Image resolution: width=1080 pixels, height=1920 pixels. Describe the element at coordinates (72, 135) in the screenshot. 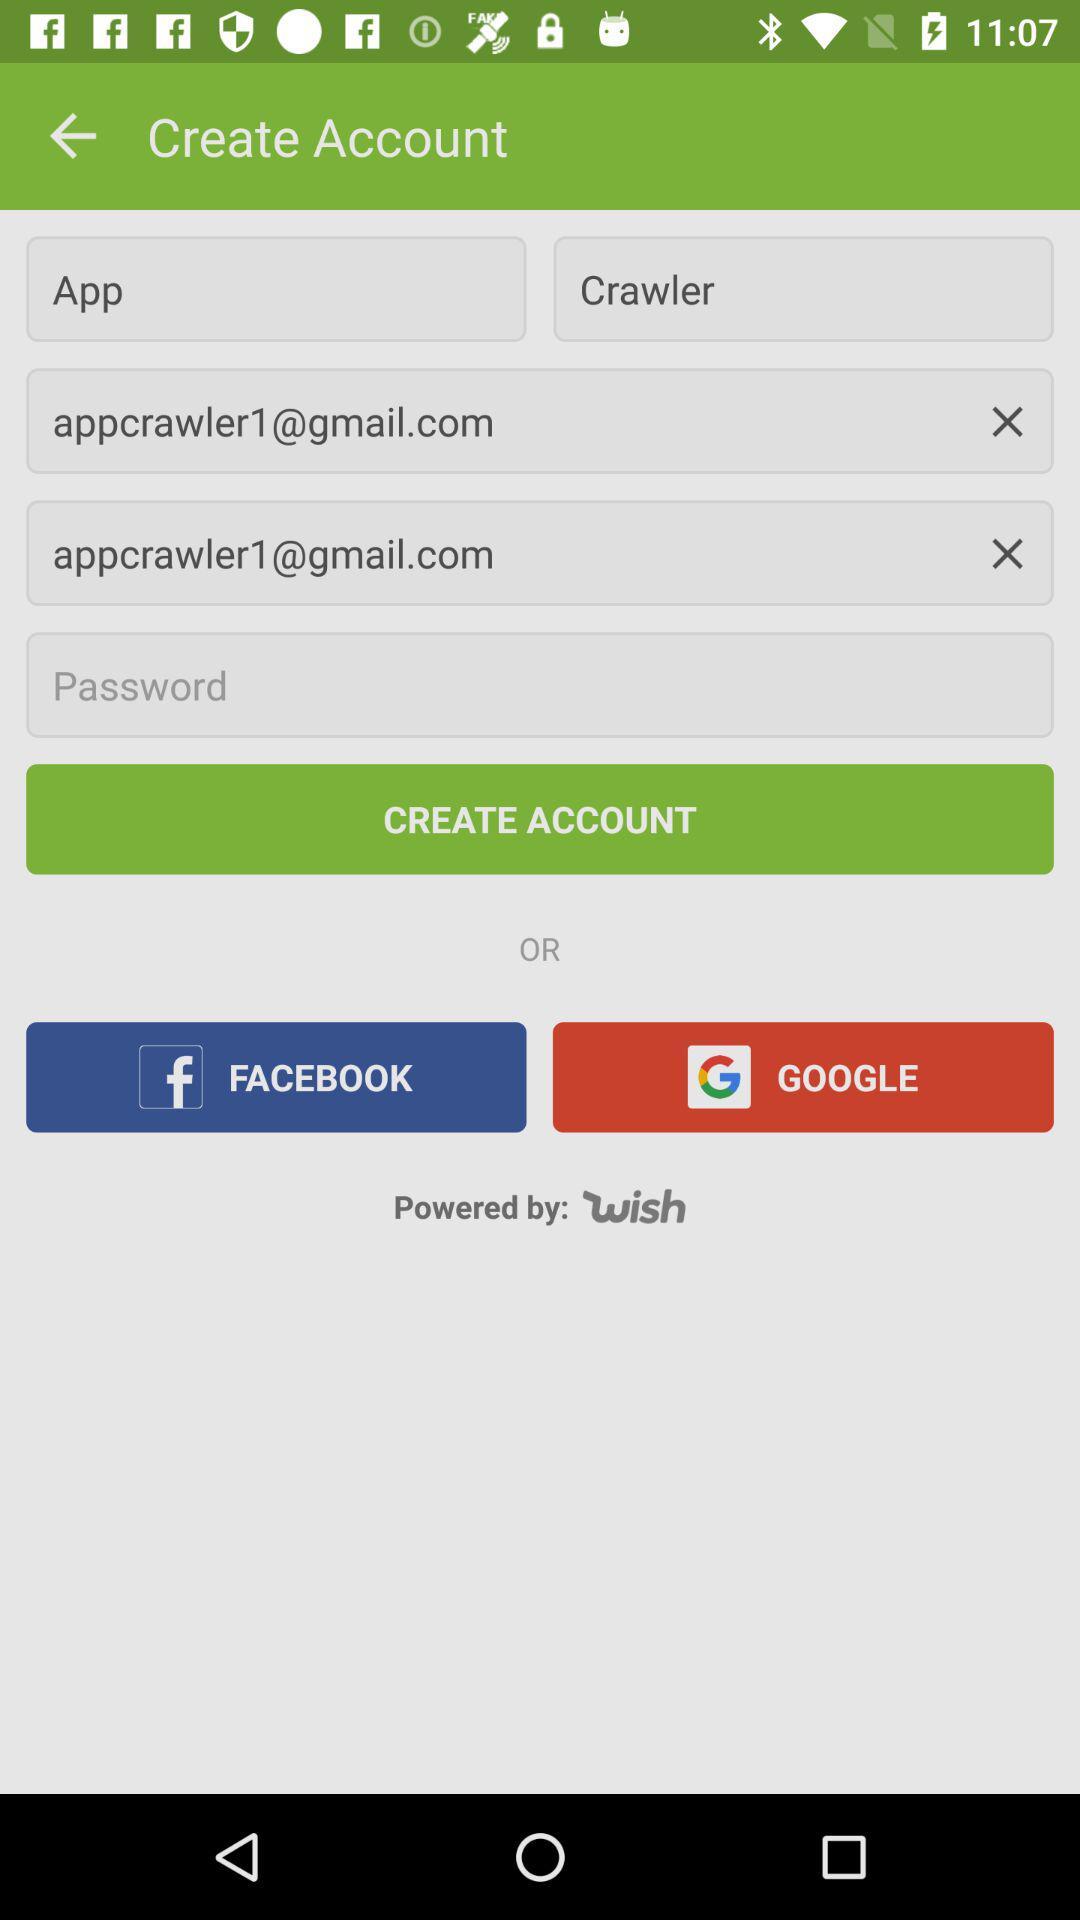

I see `the icon next to create account item` at that location.